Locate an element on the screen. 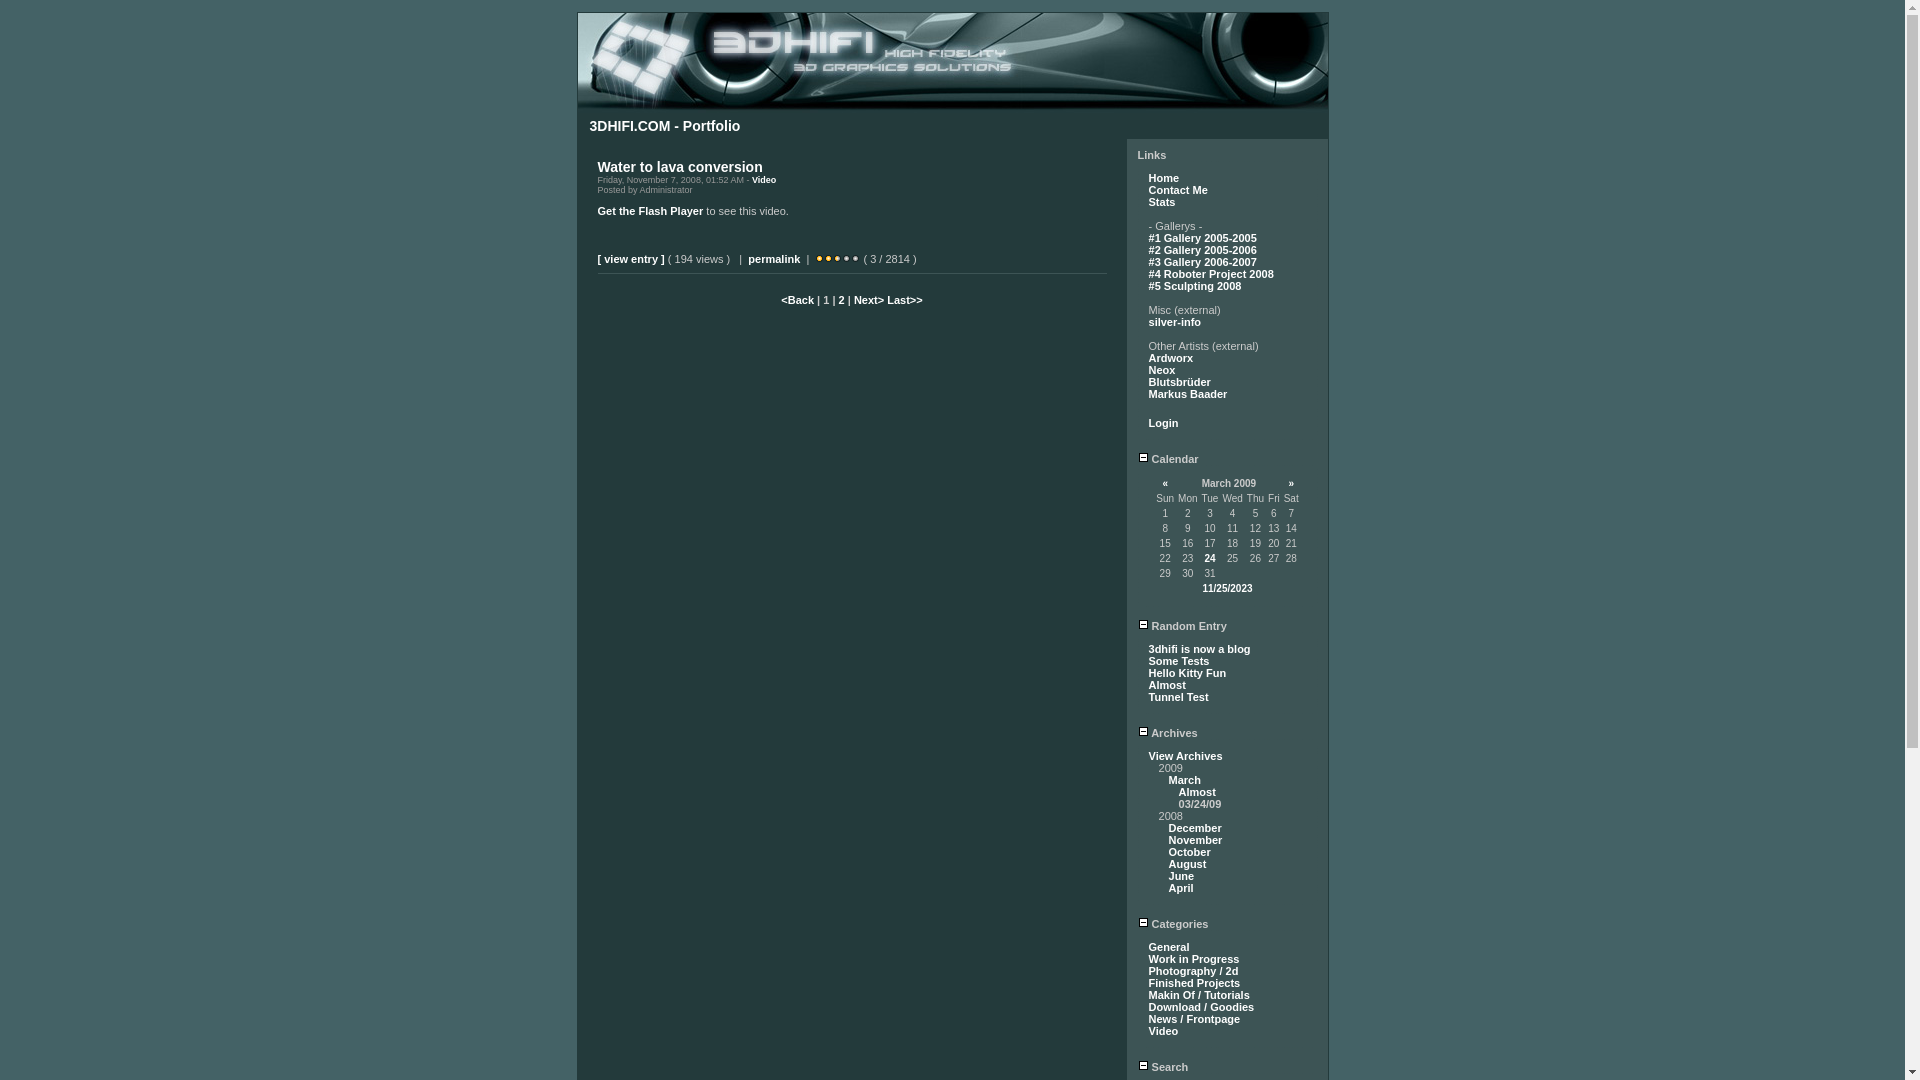 This screenshot has width=1920, height=1080. 'March' is located at coordinates (1185, 778).